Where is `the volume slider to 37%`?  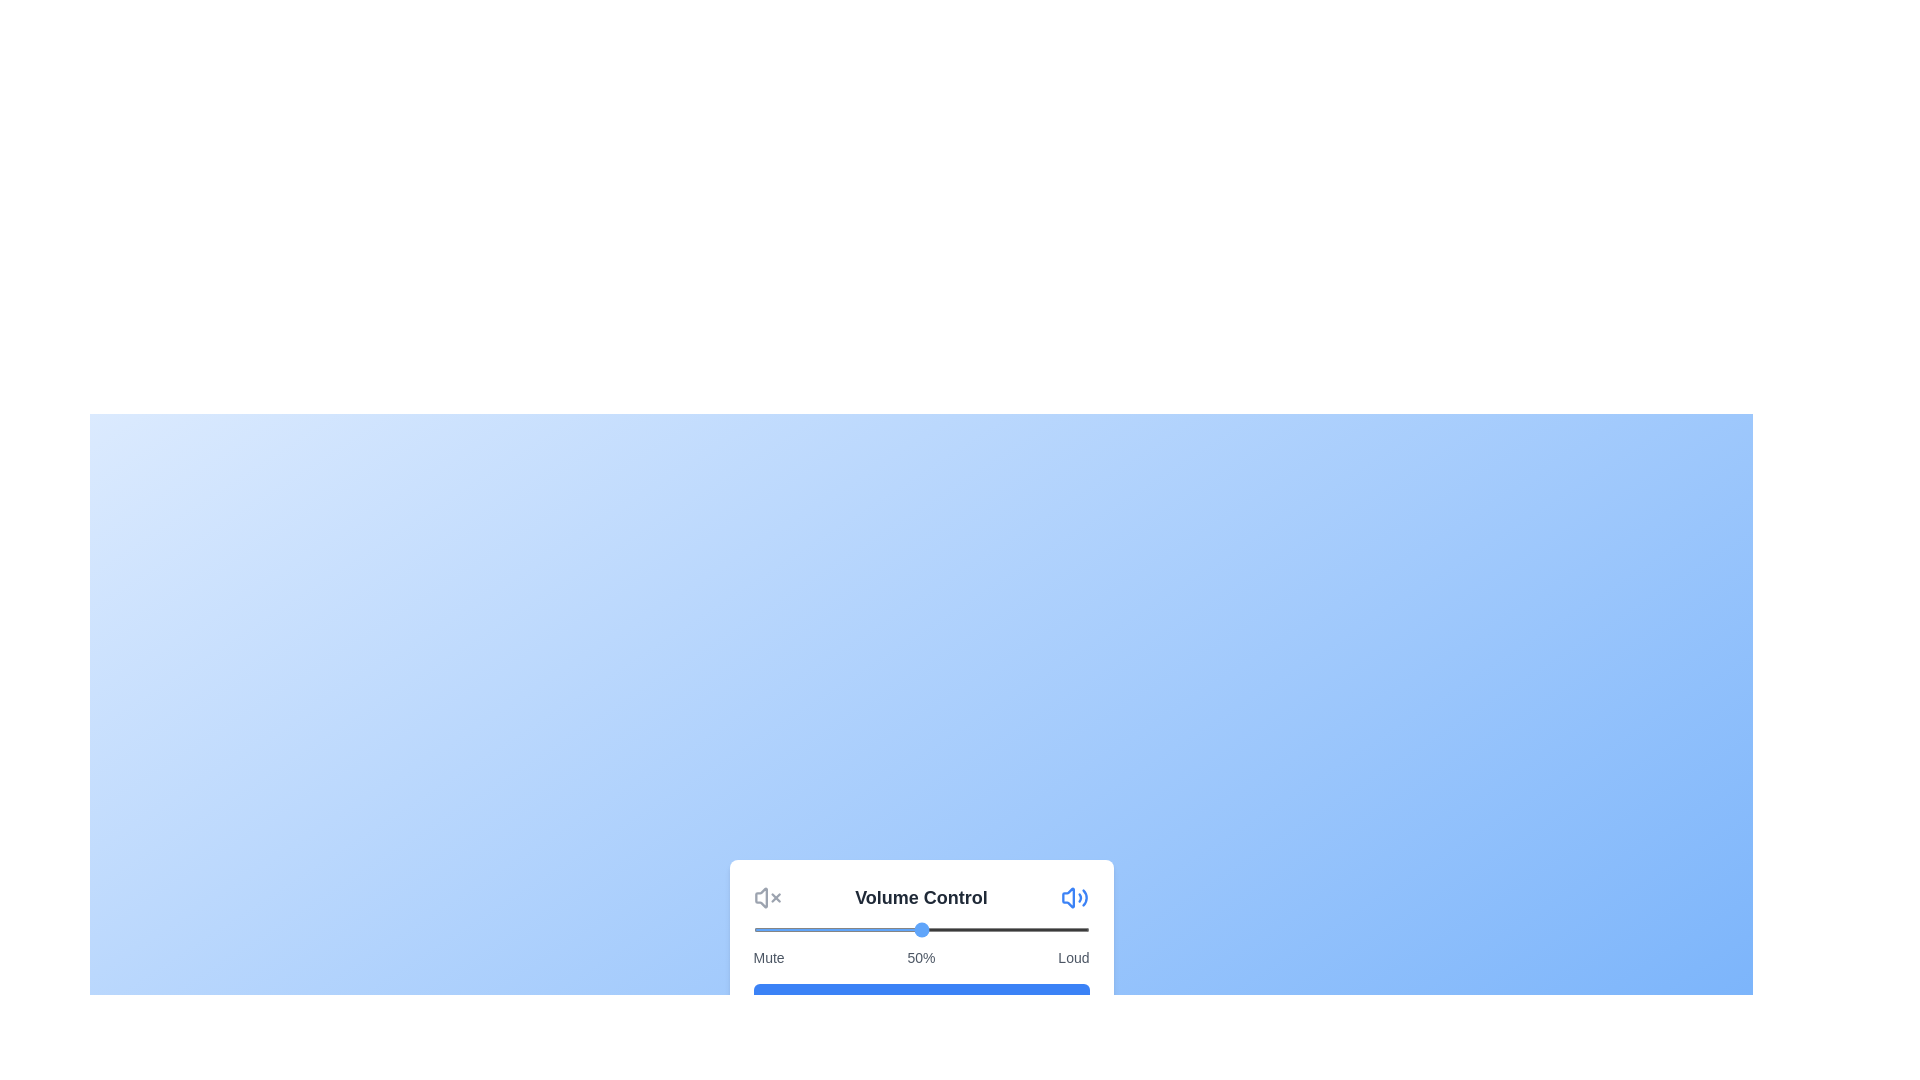
the volume slider to 37% is located at coordinates (877, 929).